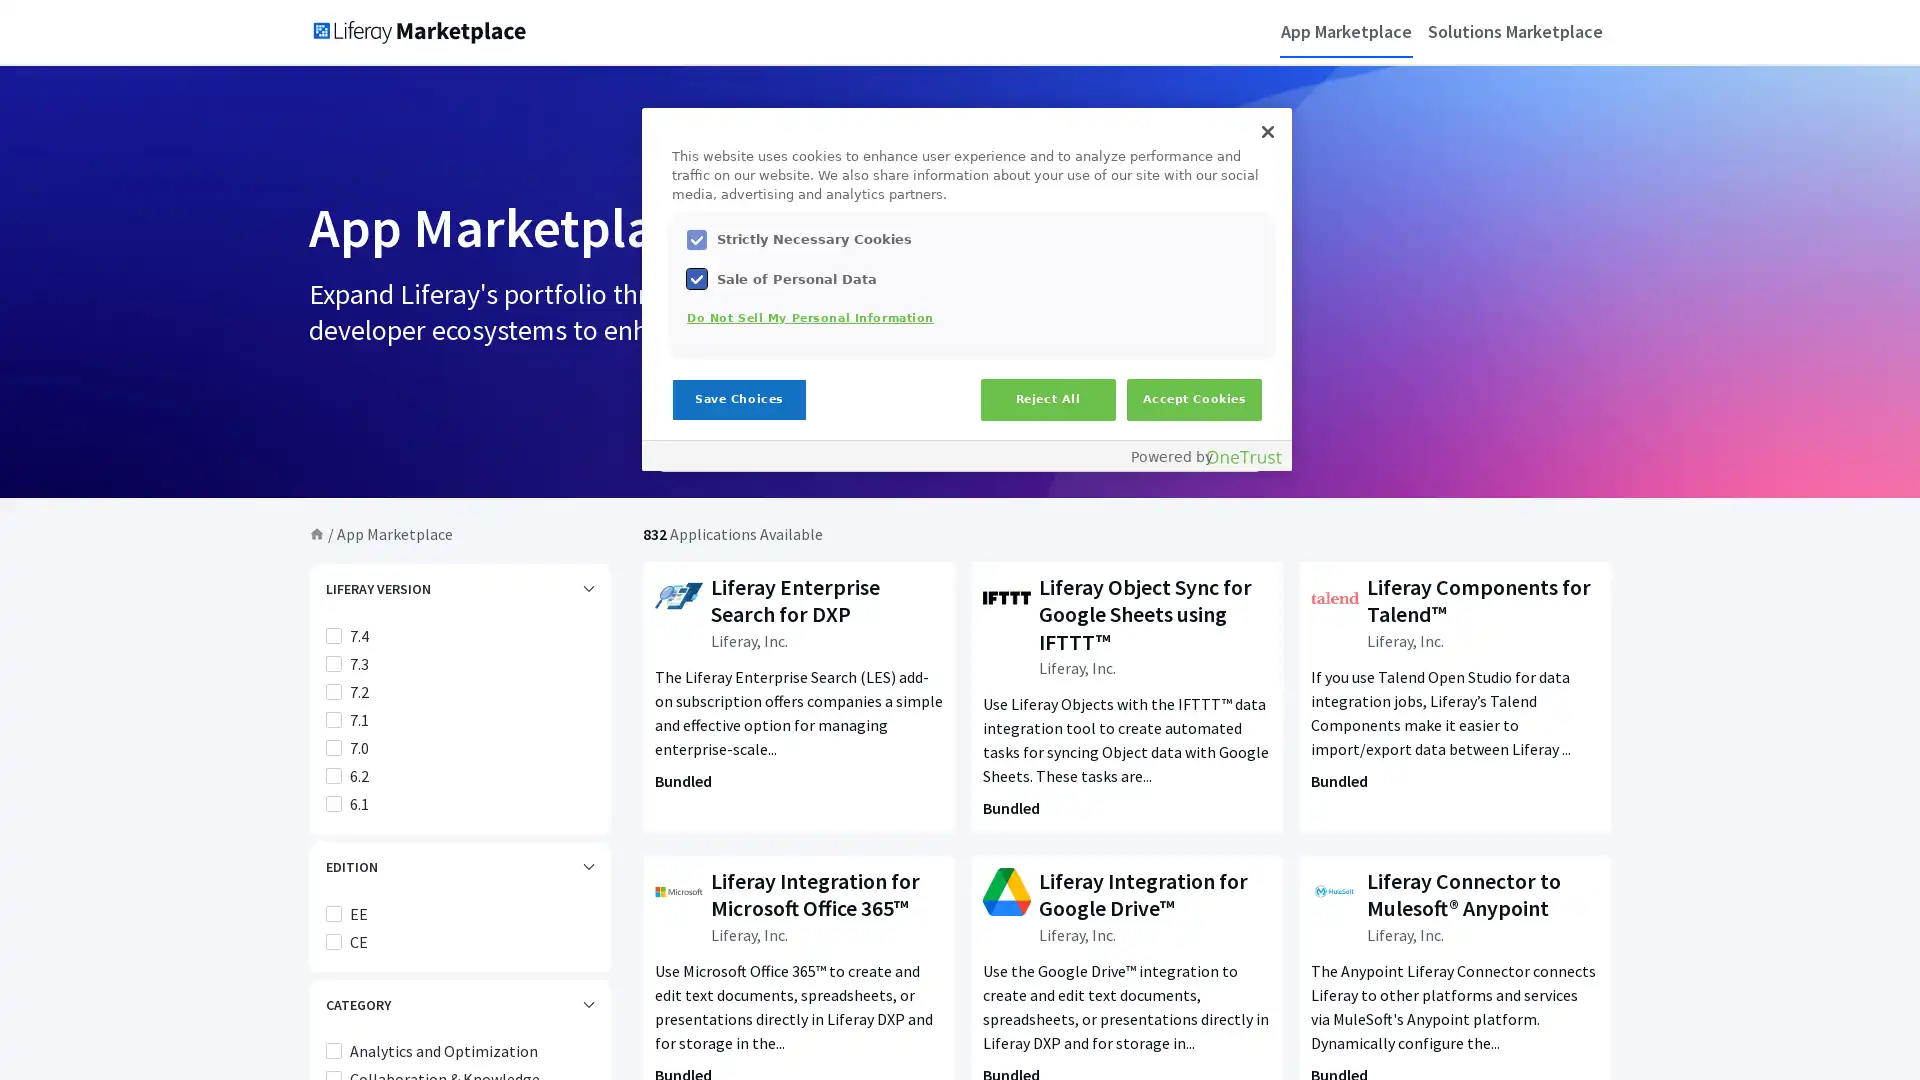  Describe the element at coordinates (458, 1004) in the screenshot. I see `CATEGORY` at that location.